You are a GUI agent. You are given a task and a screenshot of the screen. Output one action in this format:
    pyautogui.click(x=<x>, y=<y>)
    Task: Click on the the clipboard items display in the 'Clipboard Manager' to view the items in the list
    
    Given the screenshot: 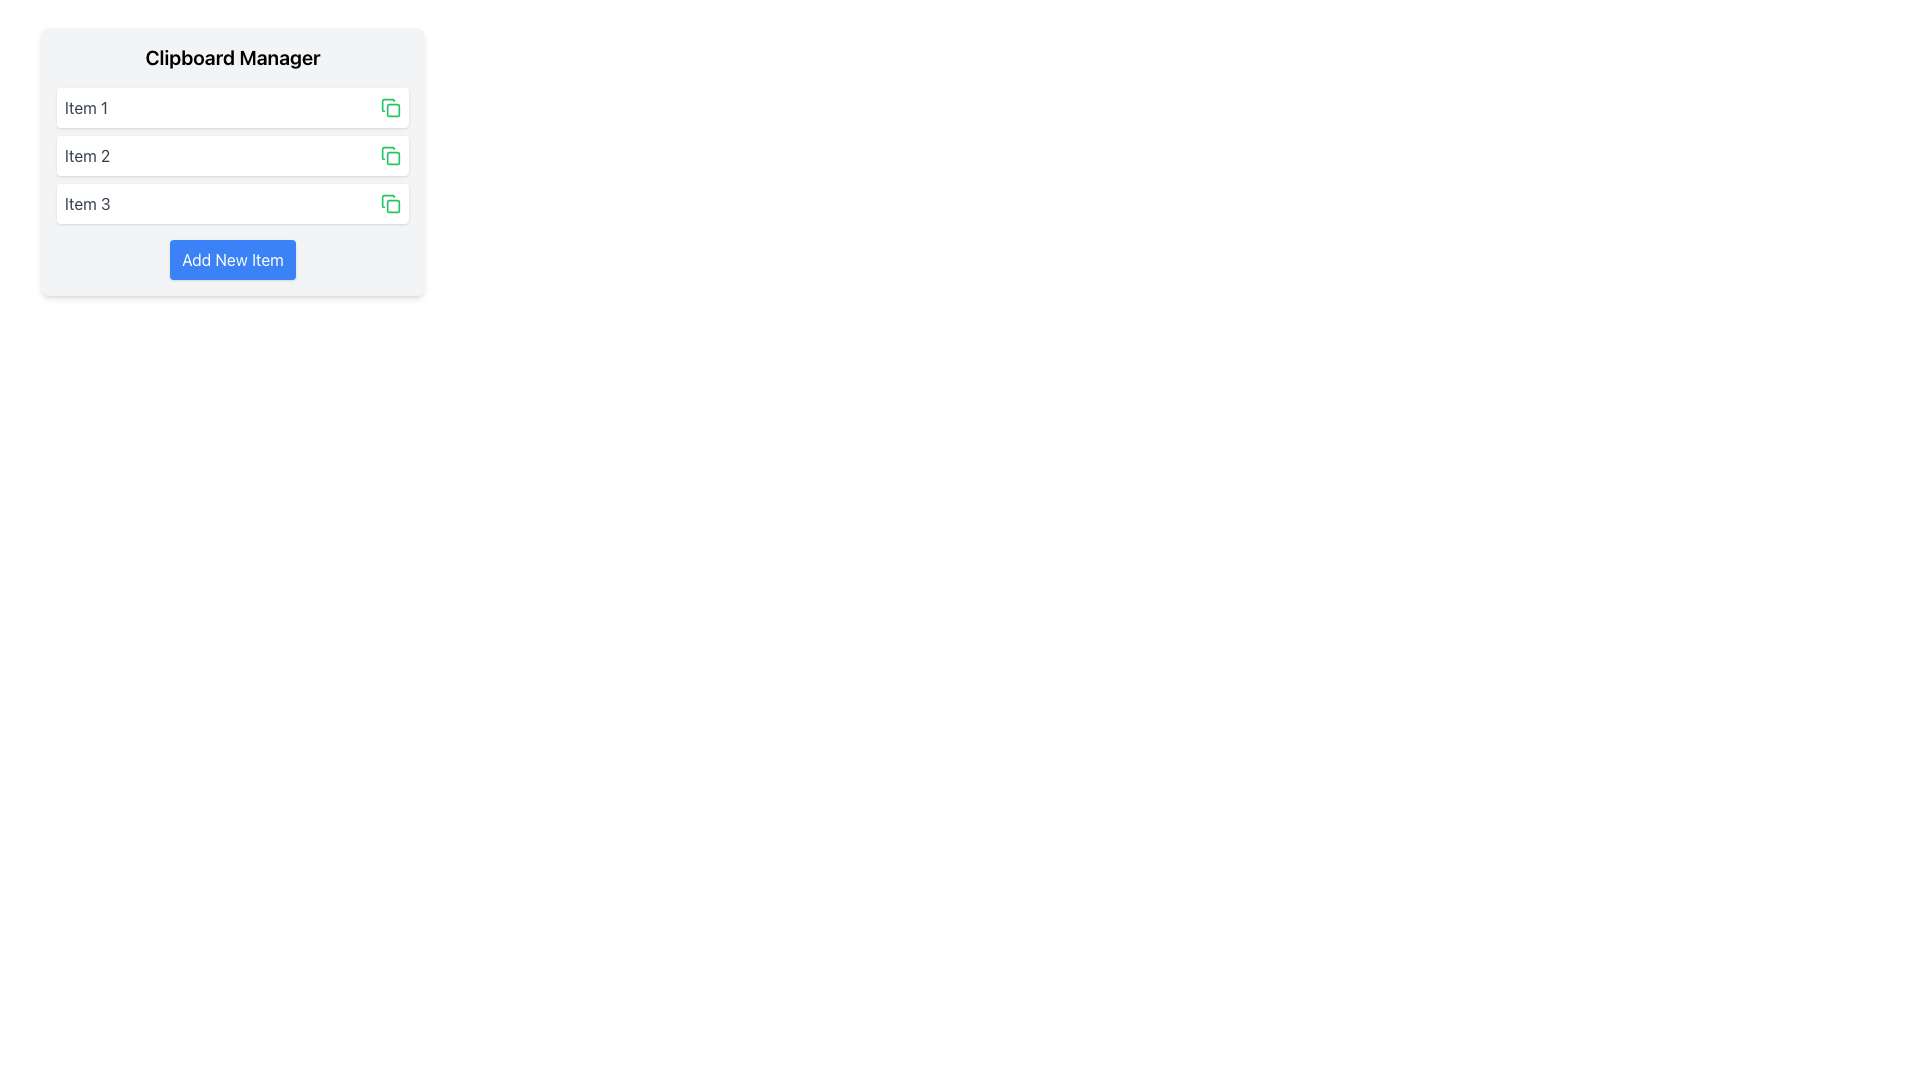 What is the action you would take?
    pyautogui.click(x=233, y=154)
    